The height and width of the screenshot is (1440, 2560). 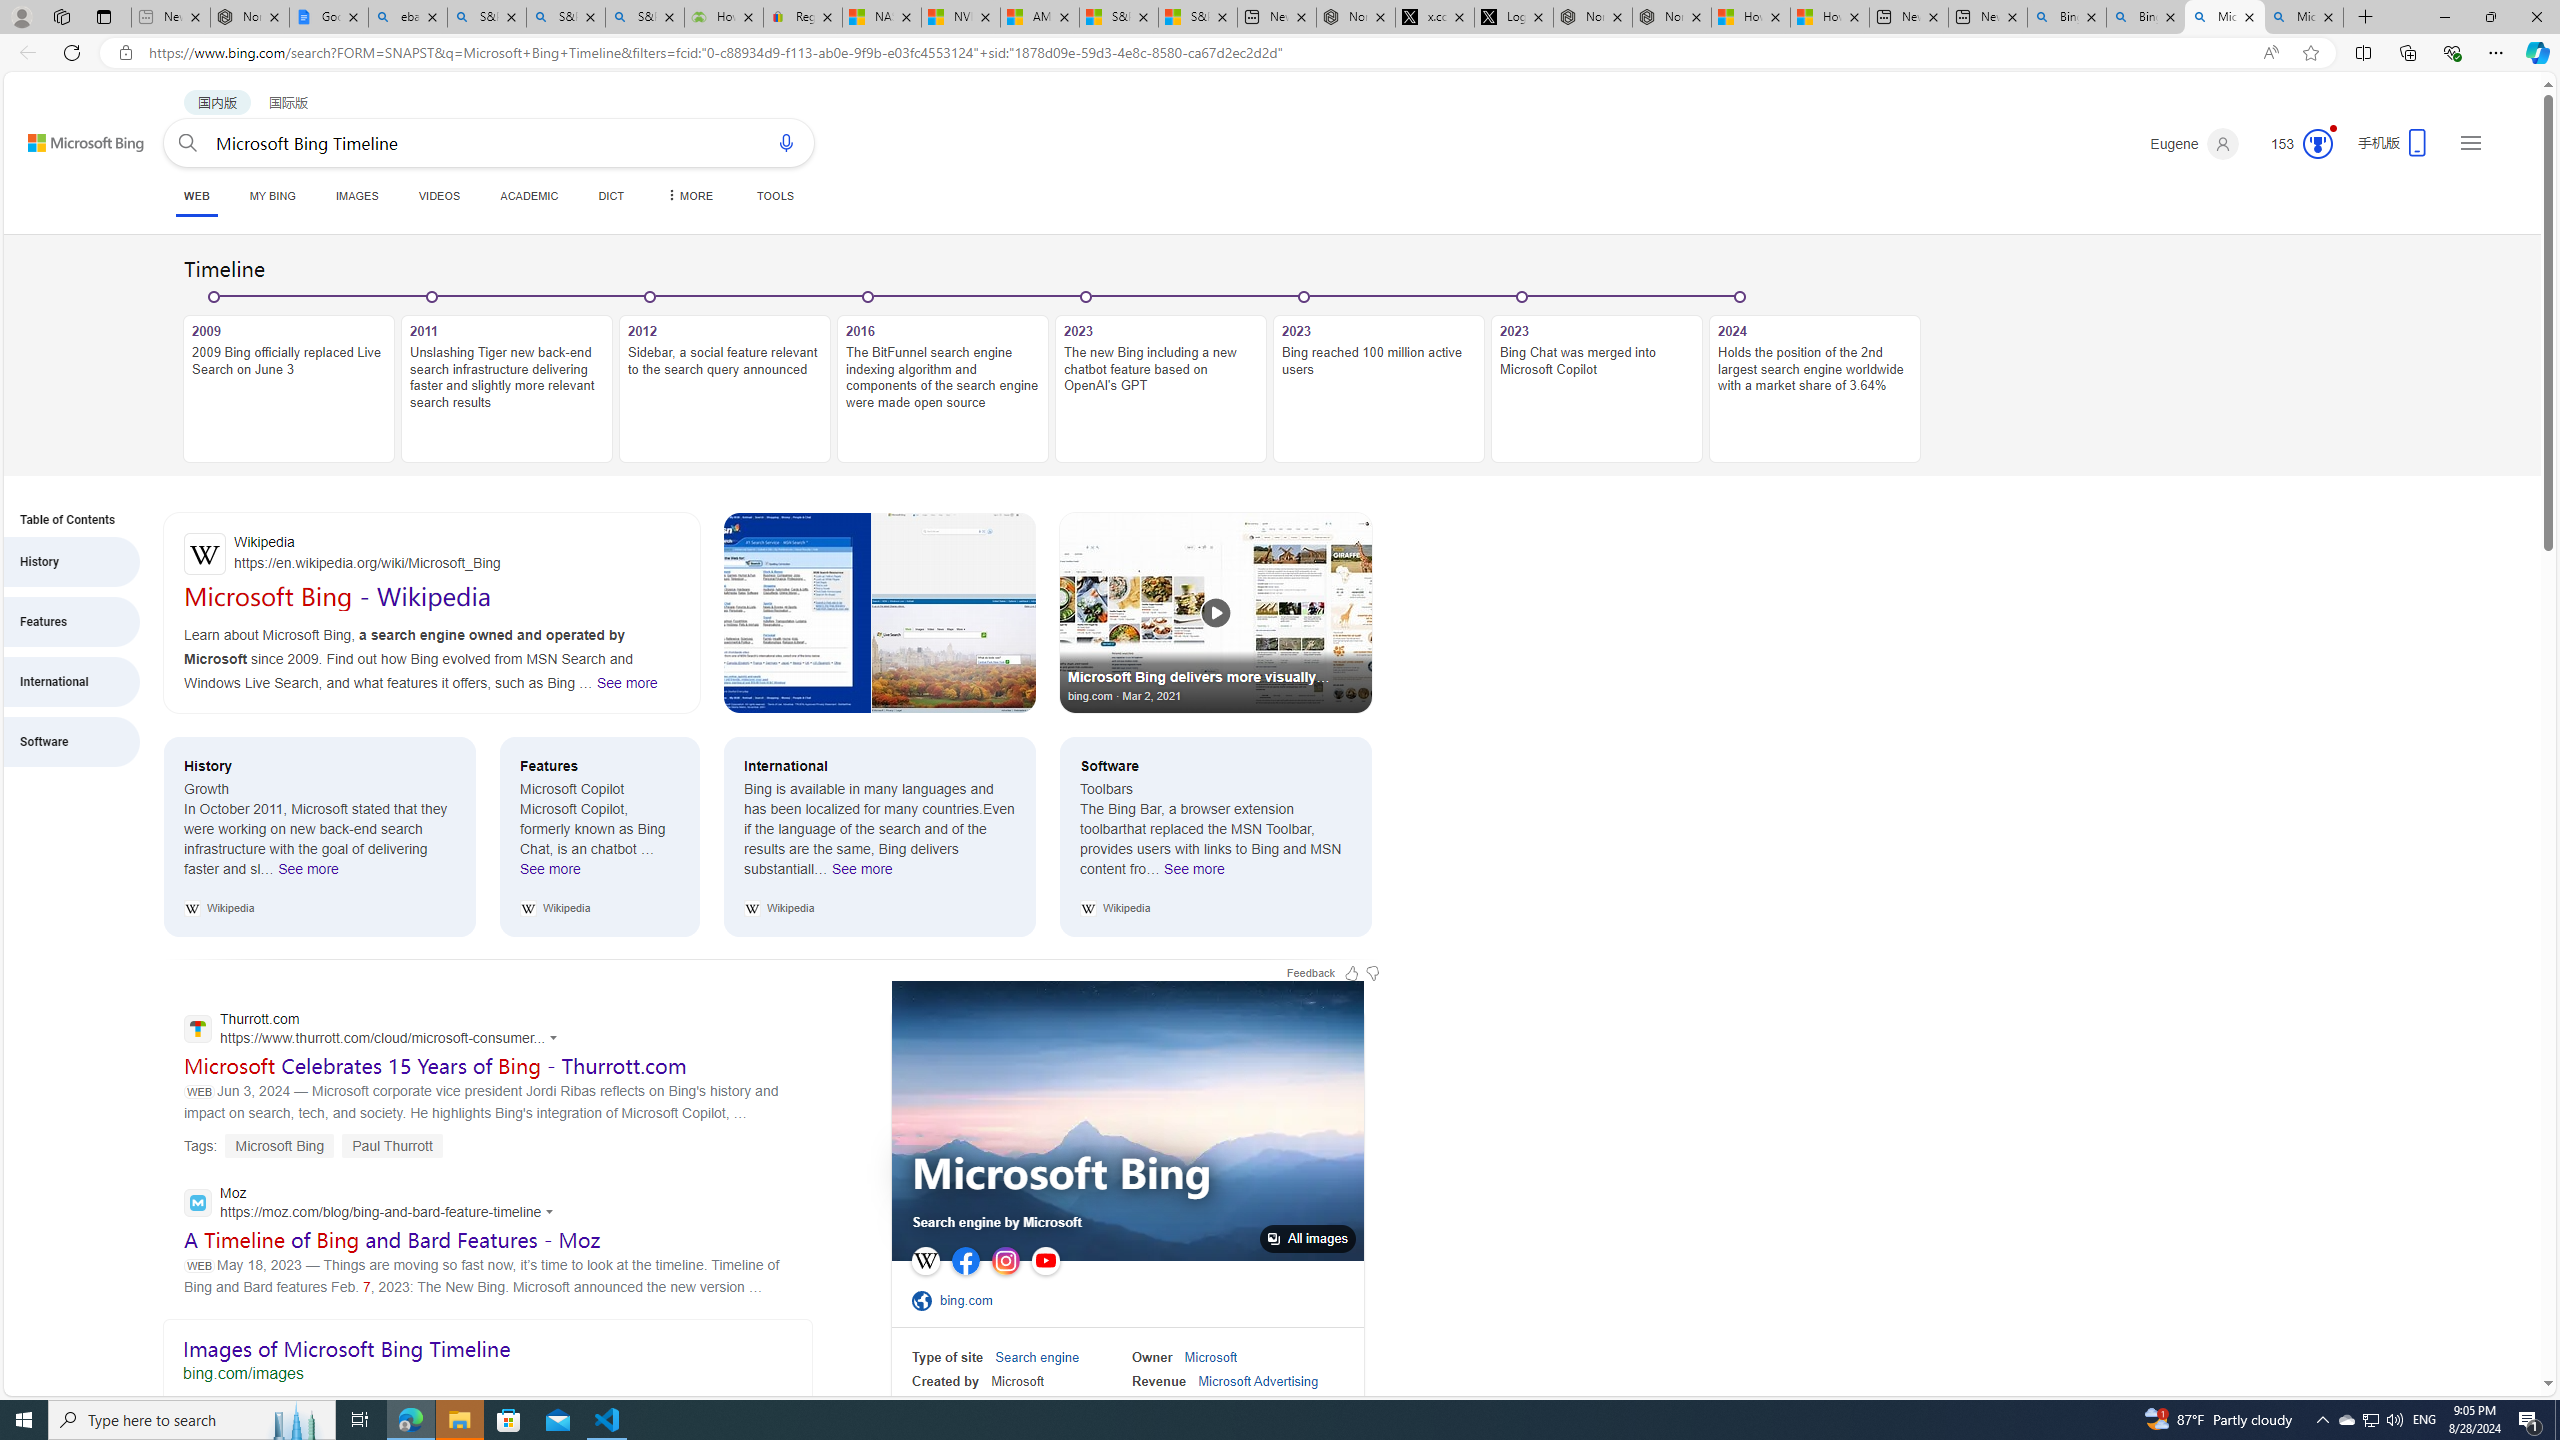 I want to click on 'ACADEMIC', so click(x=527, y=195).